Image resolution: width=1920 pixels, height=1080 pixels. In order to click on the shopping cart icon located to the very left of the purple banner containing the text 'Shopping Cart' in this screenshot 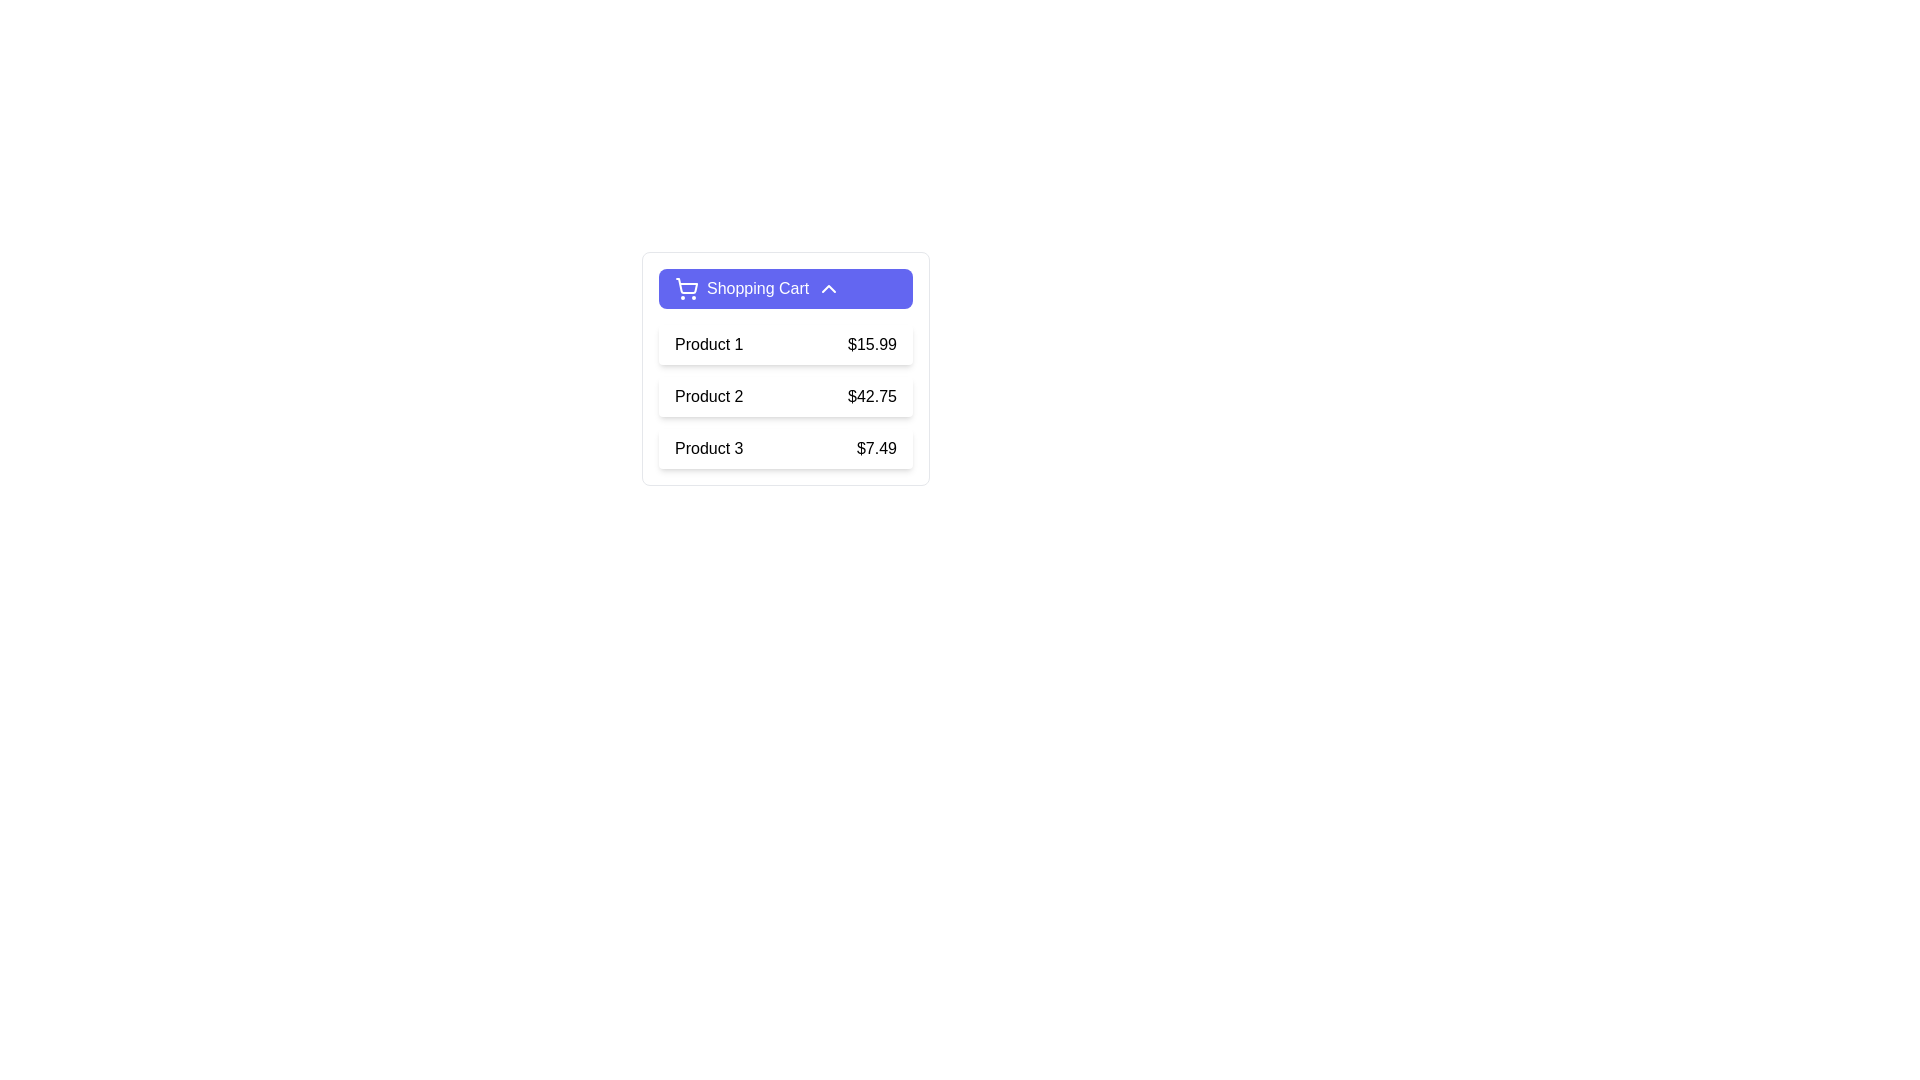, I will do `click(686, 289)`.